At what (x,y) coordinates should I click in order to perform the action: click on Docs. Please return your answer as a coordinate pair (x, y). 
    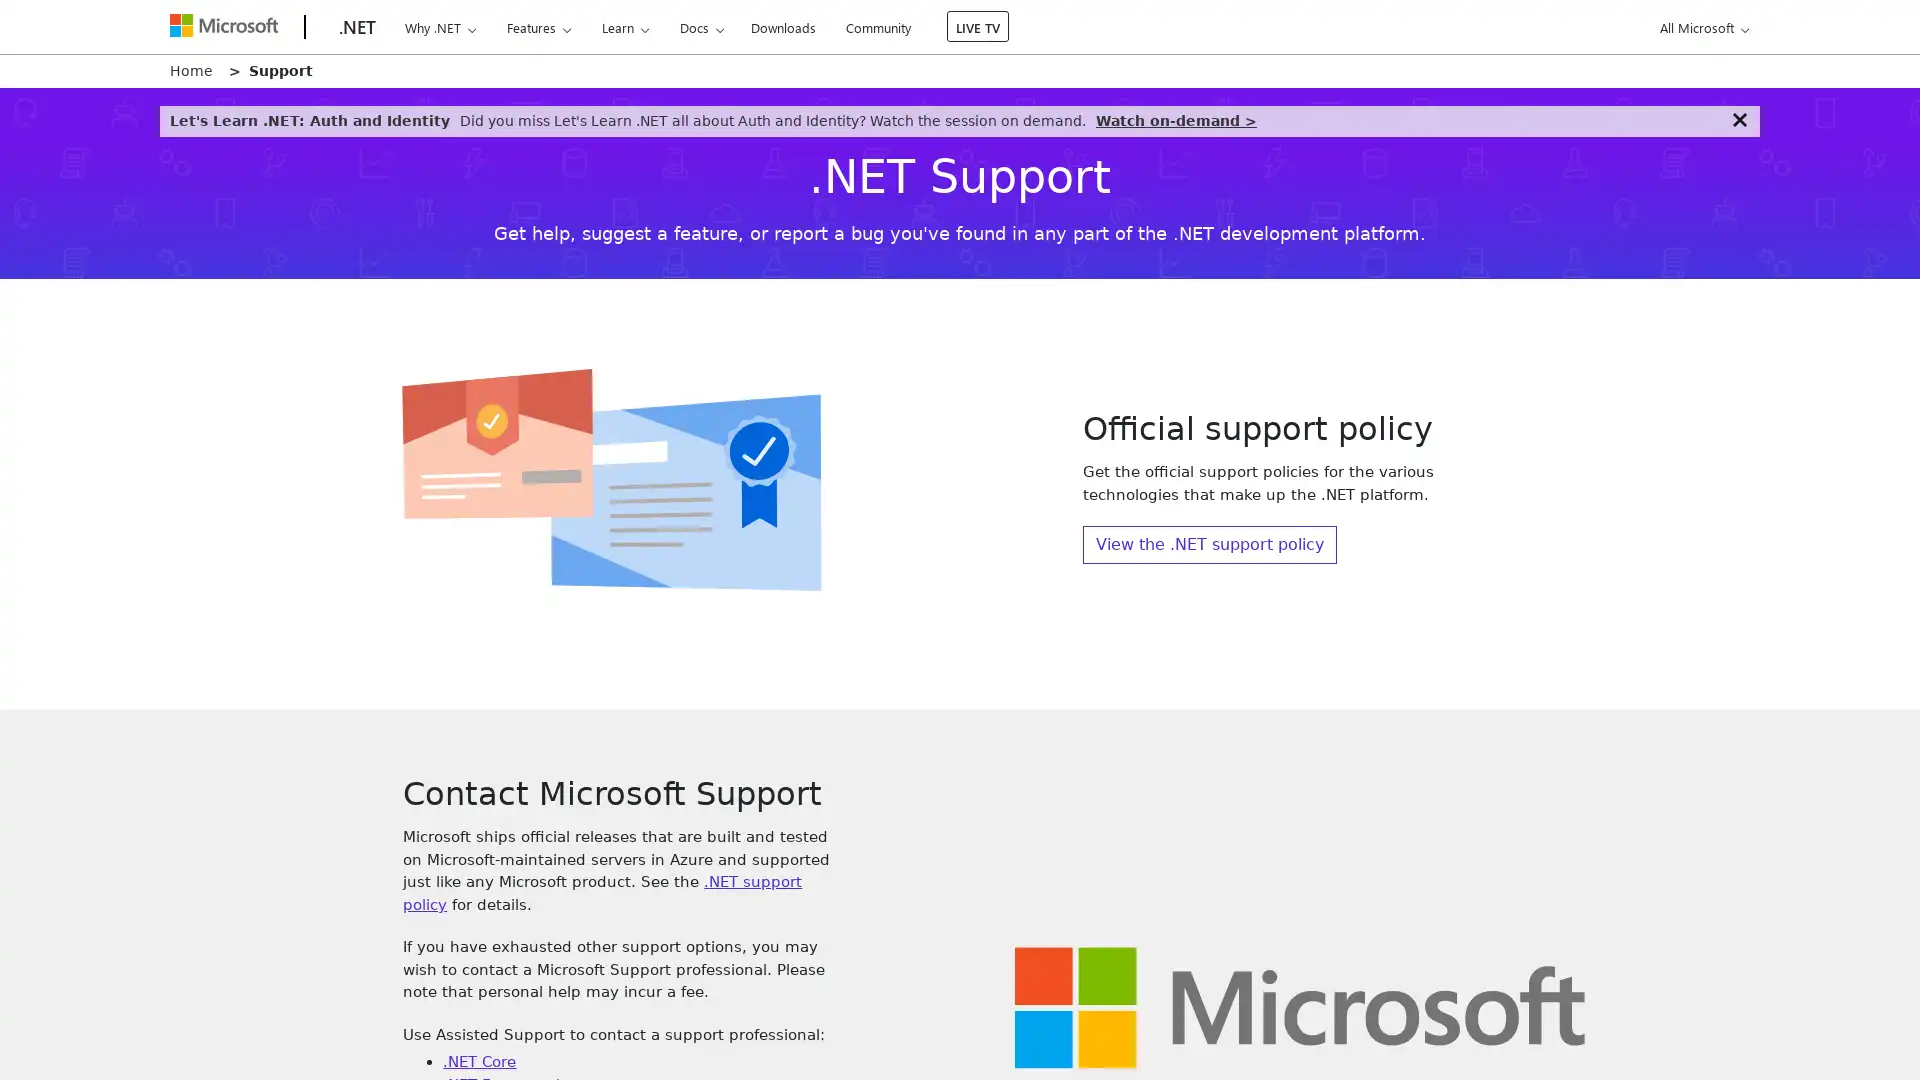
    Looking at the image, I should click on (701, 27).